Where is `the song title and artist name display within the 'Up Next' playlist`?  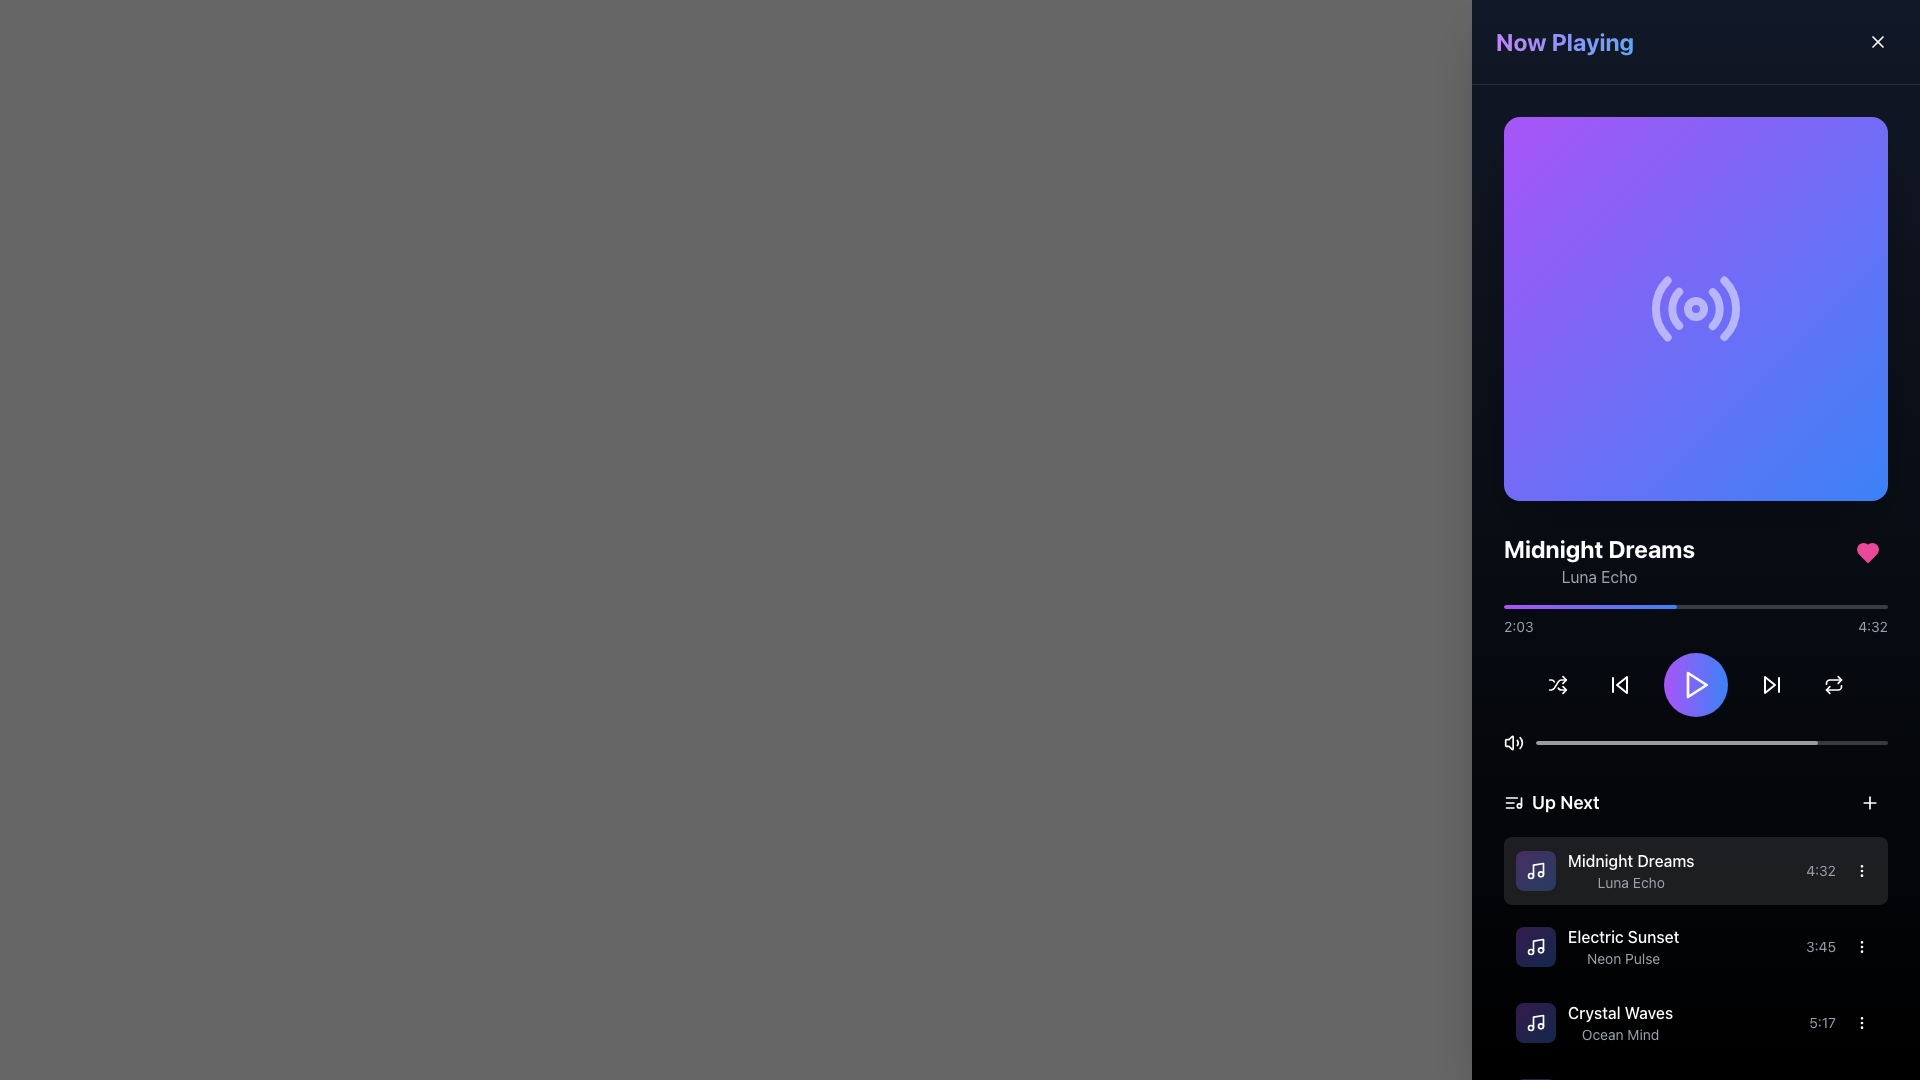
the song title and artist name display within the 'Up Next' playlist is located at coordinates (1605, 870).